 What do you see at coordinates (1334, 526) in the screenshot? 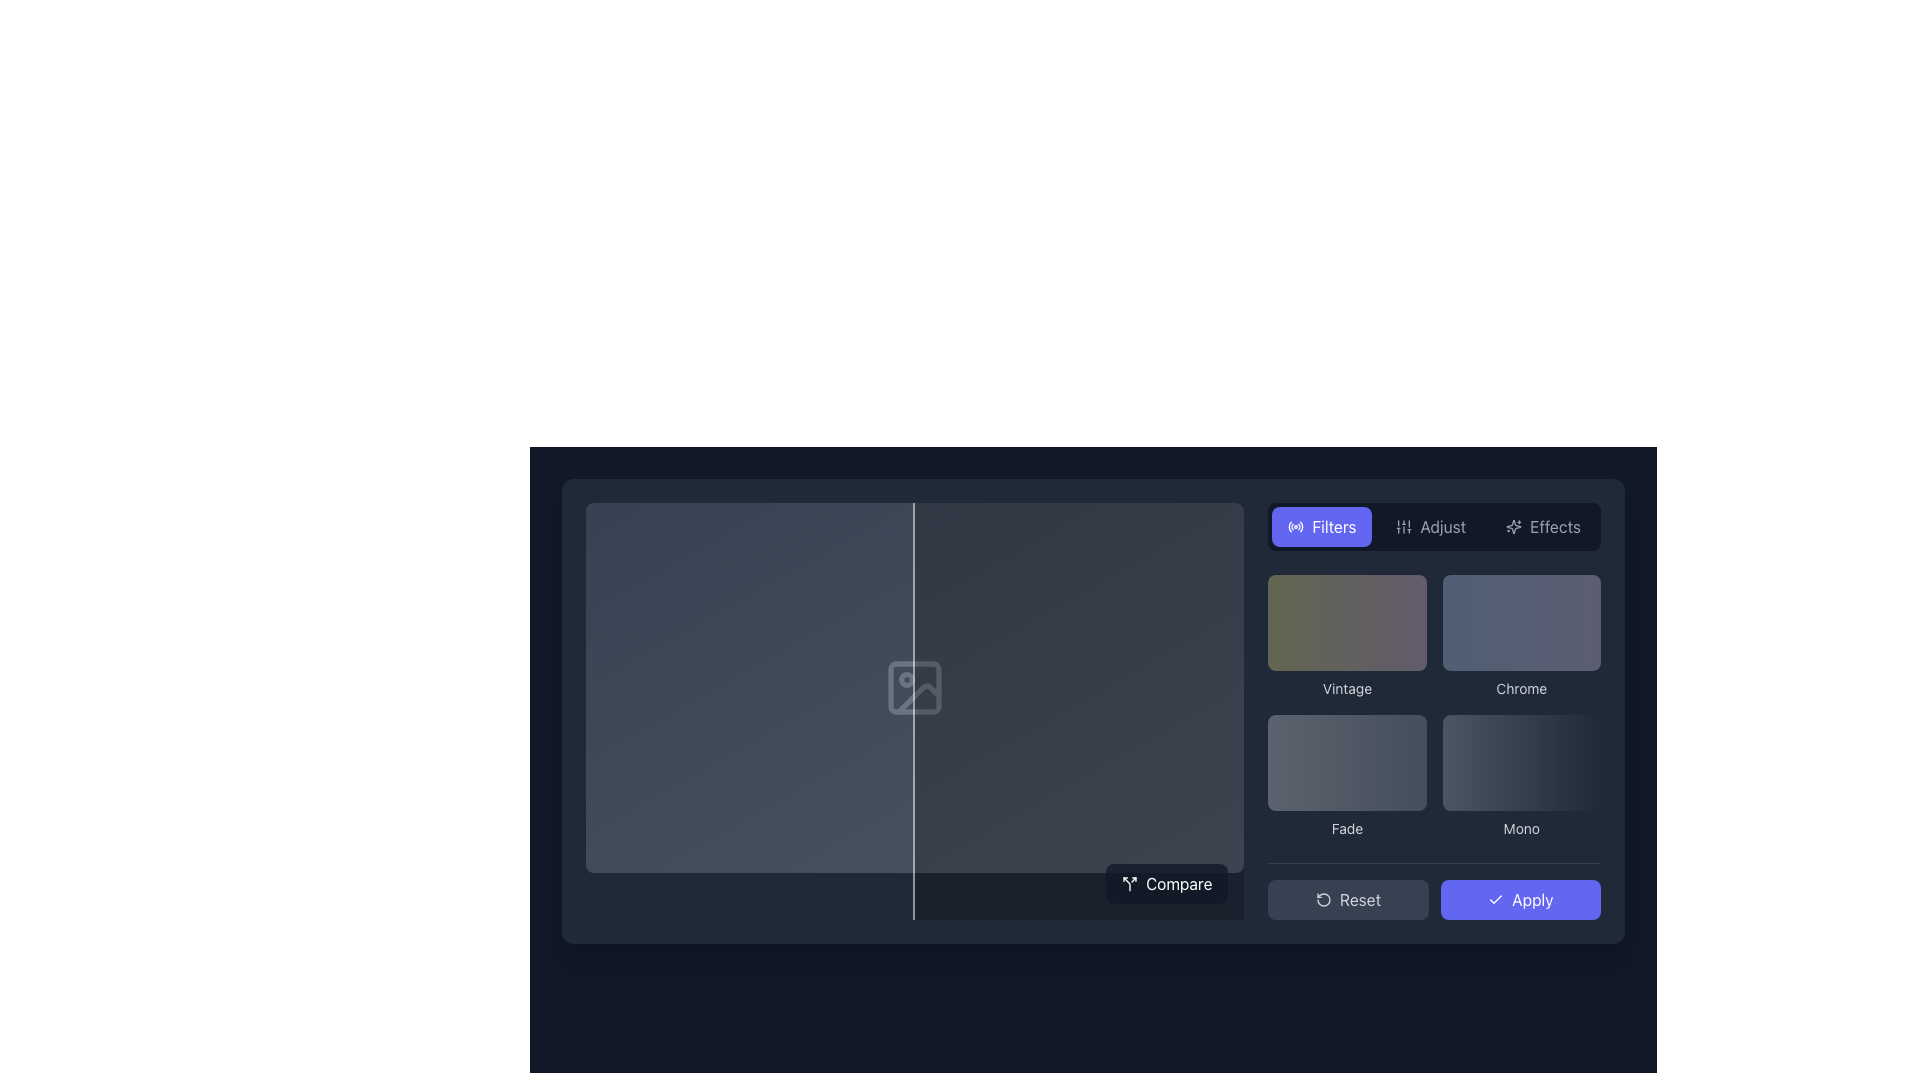
I see `the 'Filters' text label inside the blue rounded rectangular button located at the top right corner of the interface` at bounding box center [1334, 526].